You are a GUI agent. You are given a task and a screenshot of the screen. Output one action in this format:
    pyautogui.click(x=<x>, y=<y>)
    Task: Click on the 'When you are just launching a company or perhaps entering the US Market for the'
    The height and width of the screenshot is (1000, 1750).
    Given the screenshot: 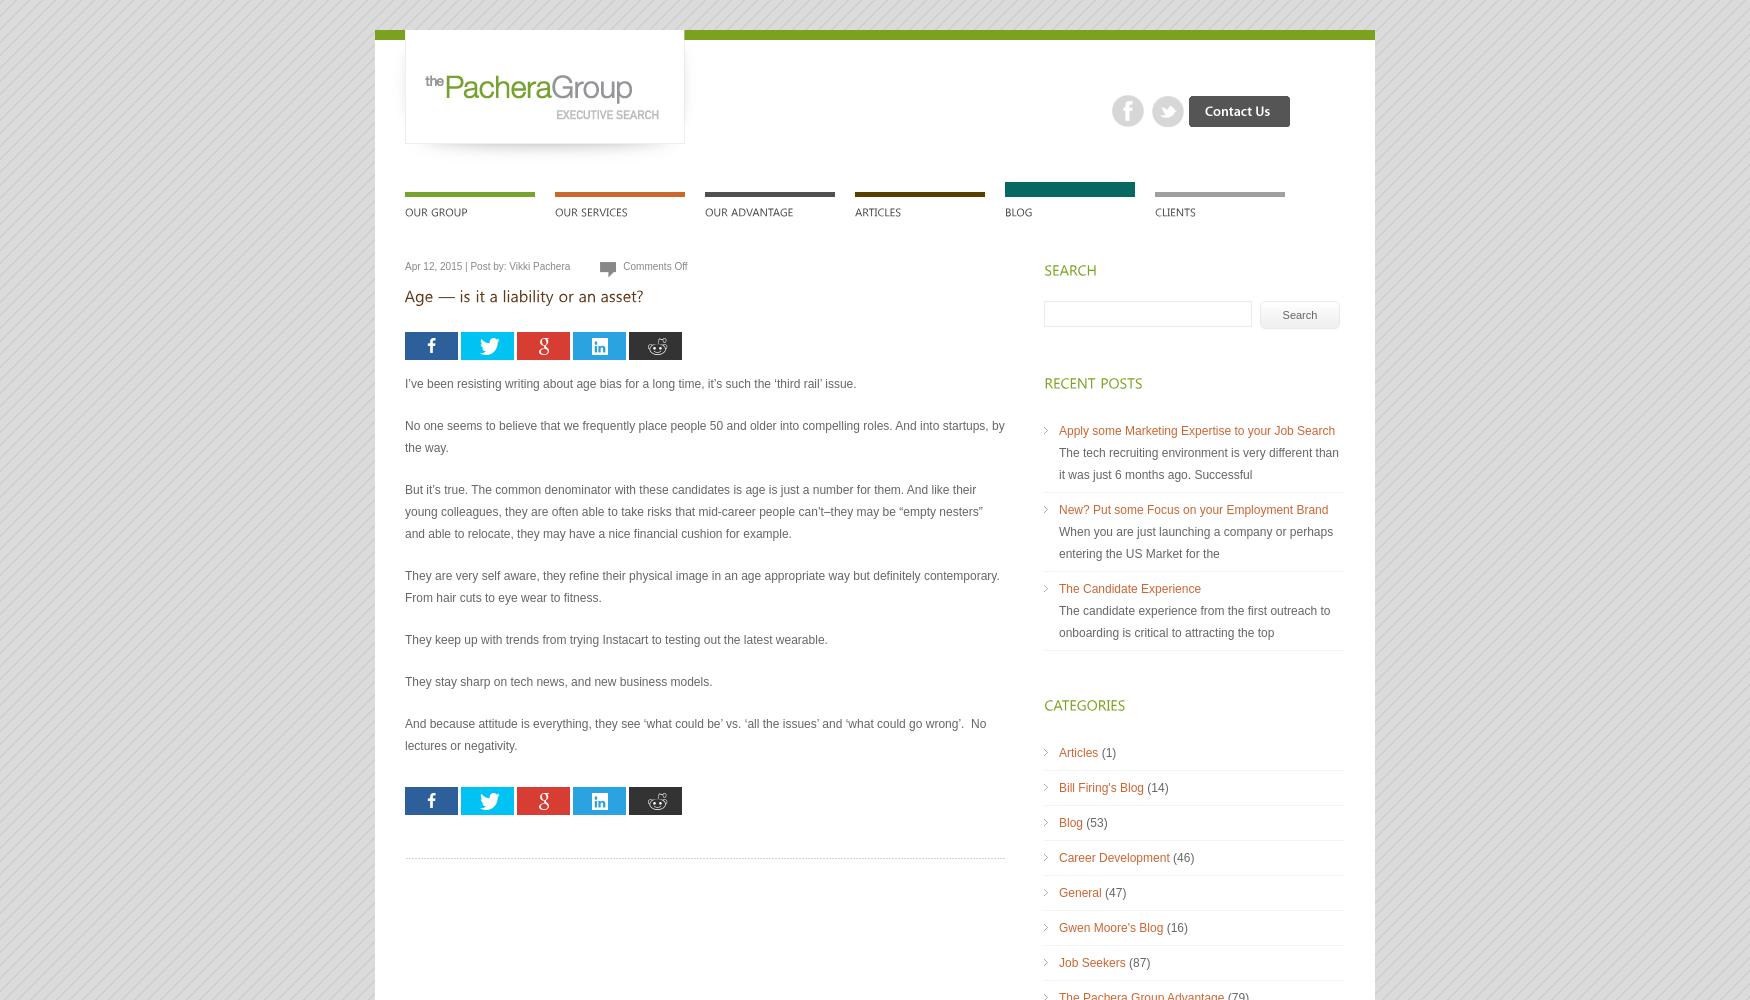 What is the action you would take?
    pyautogui.click(x=1195, y=543)
    